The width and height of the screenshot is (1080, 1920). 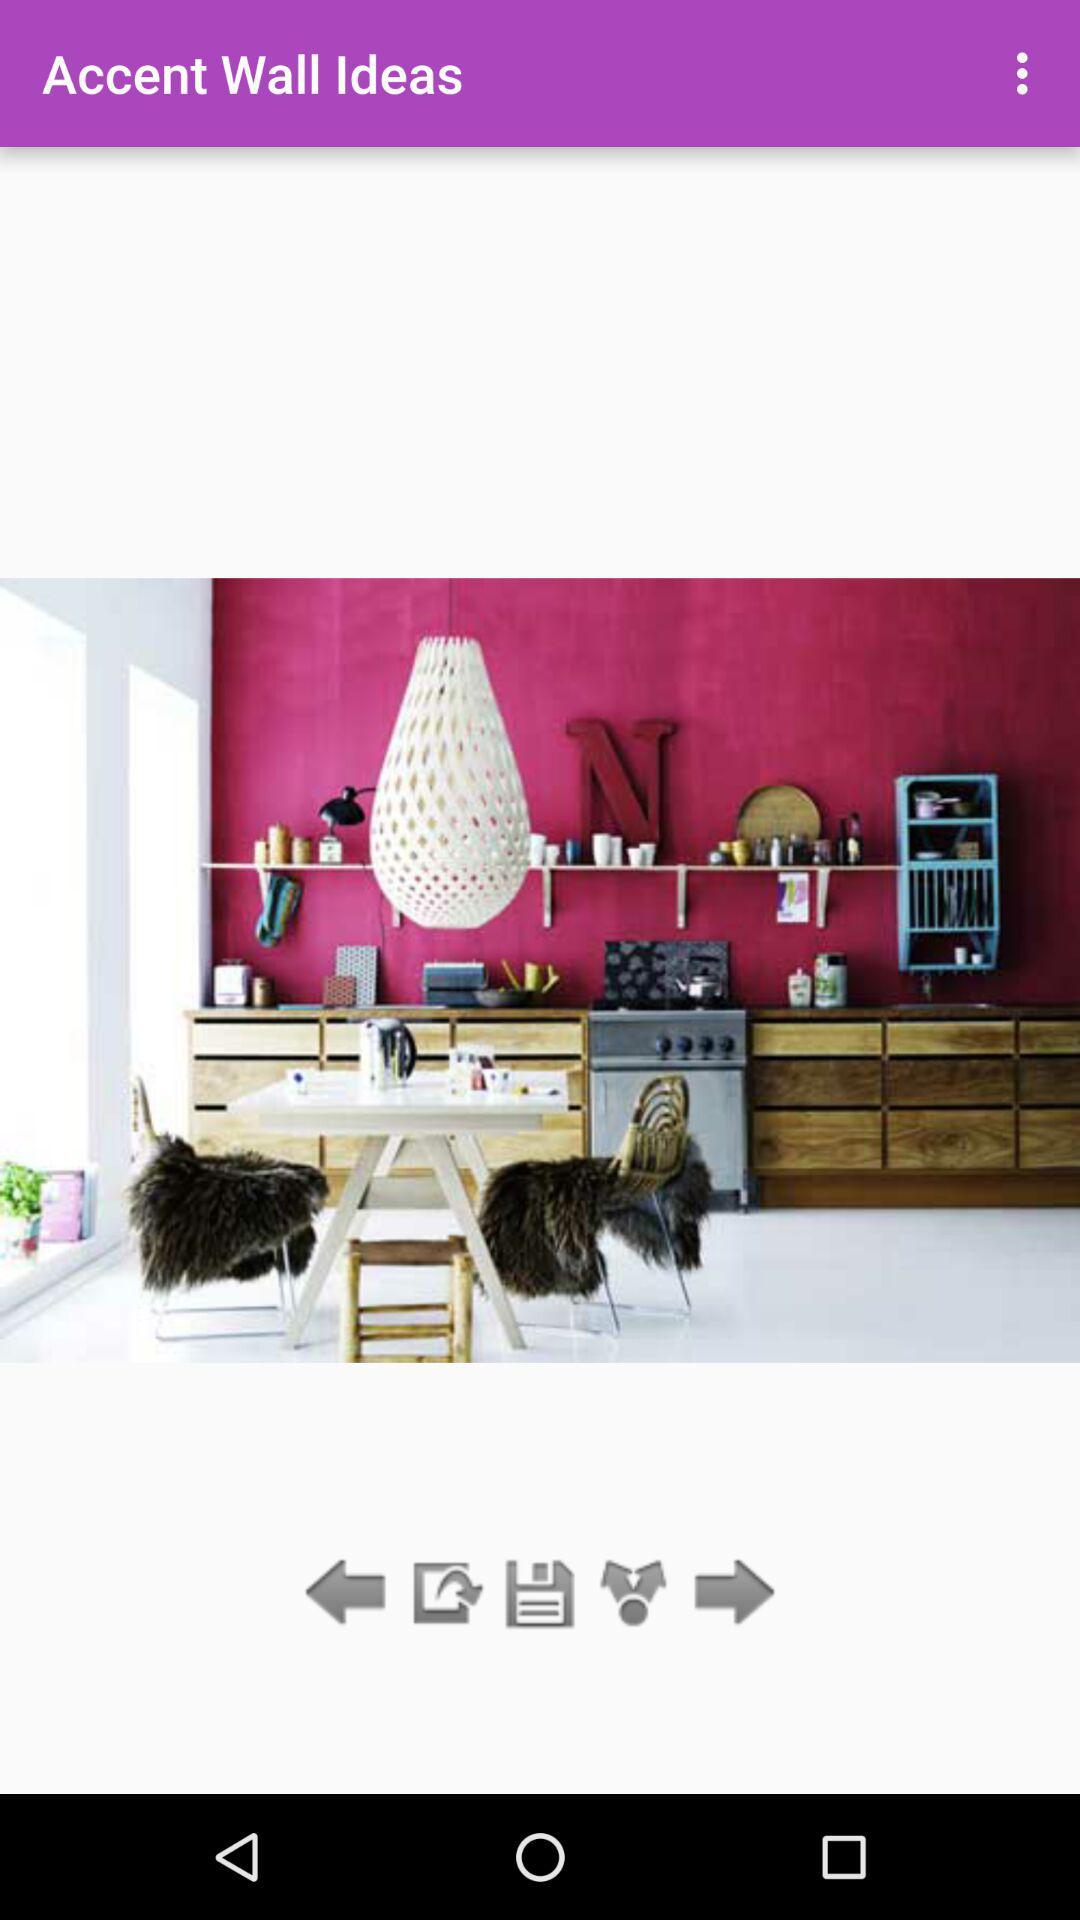 I want to click on save, so click(x=540, y=1593).